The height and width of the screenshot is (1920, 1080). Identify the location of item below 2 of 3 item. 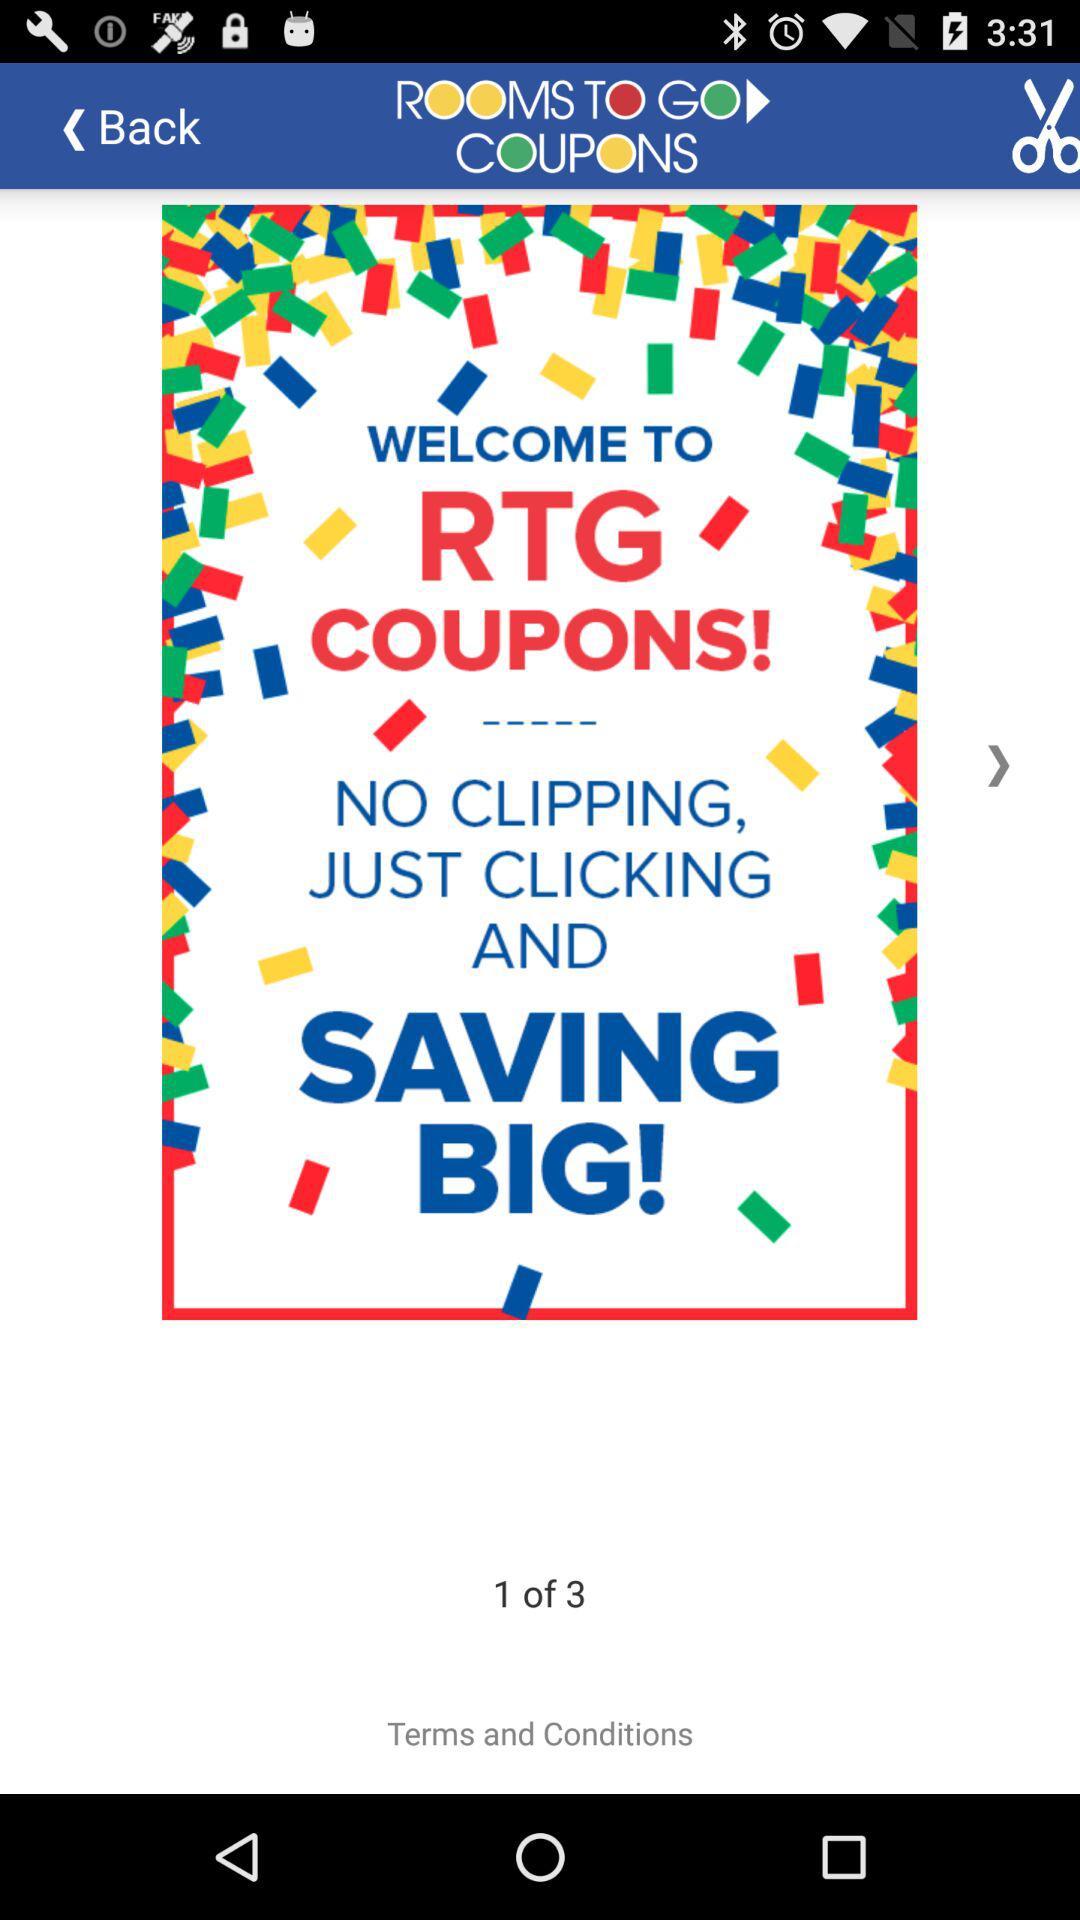
(540, 1732).